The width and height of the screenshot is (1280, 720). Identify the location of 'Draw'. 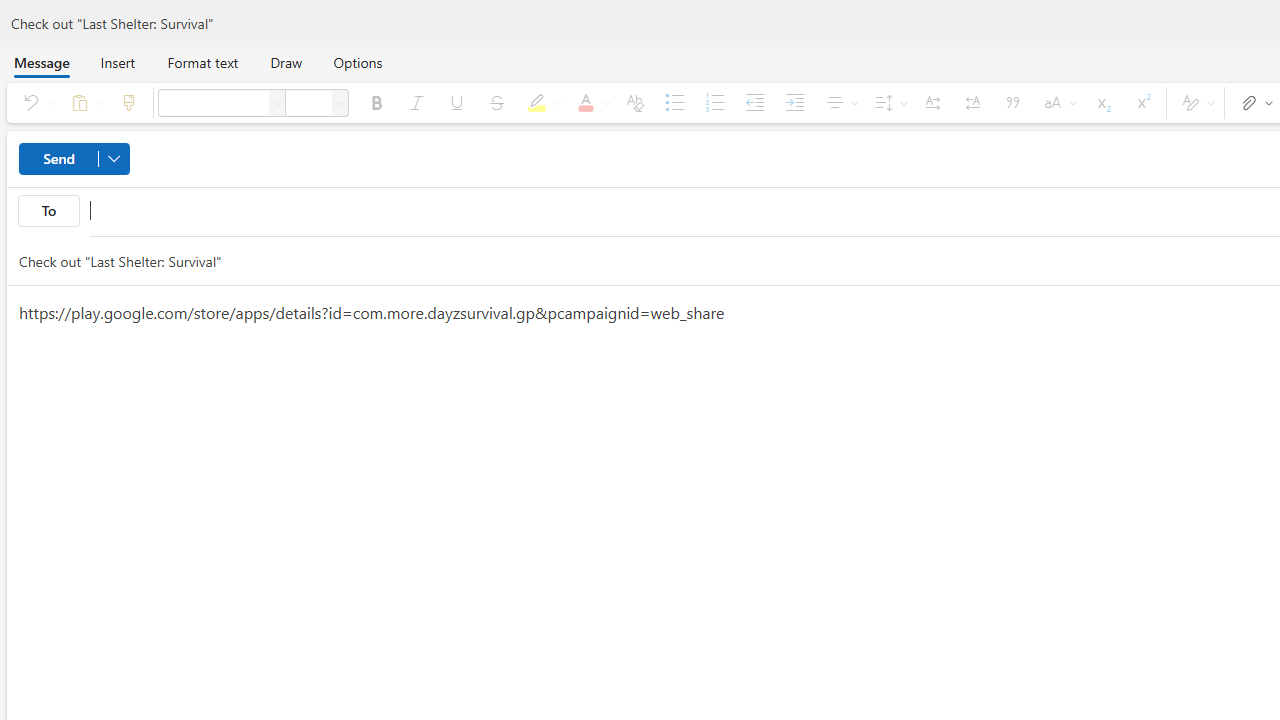
(285, 61).